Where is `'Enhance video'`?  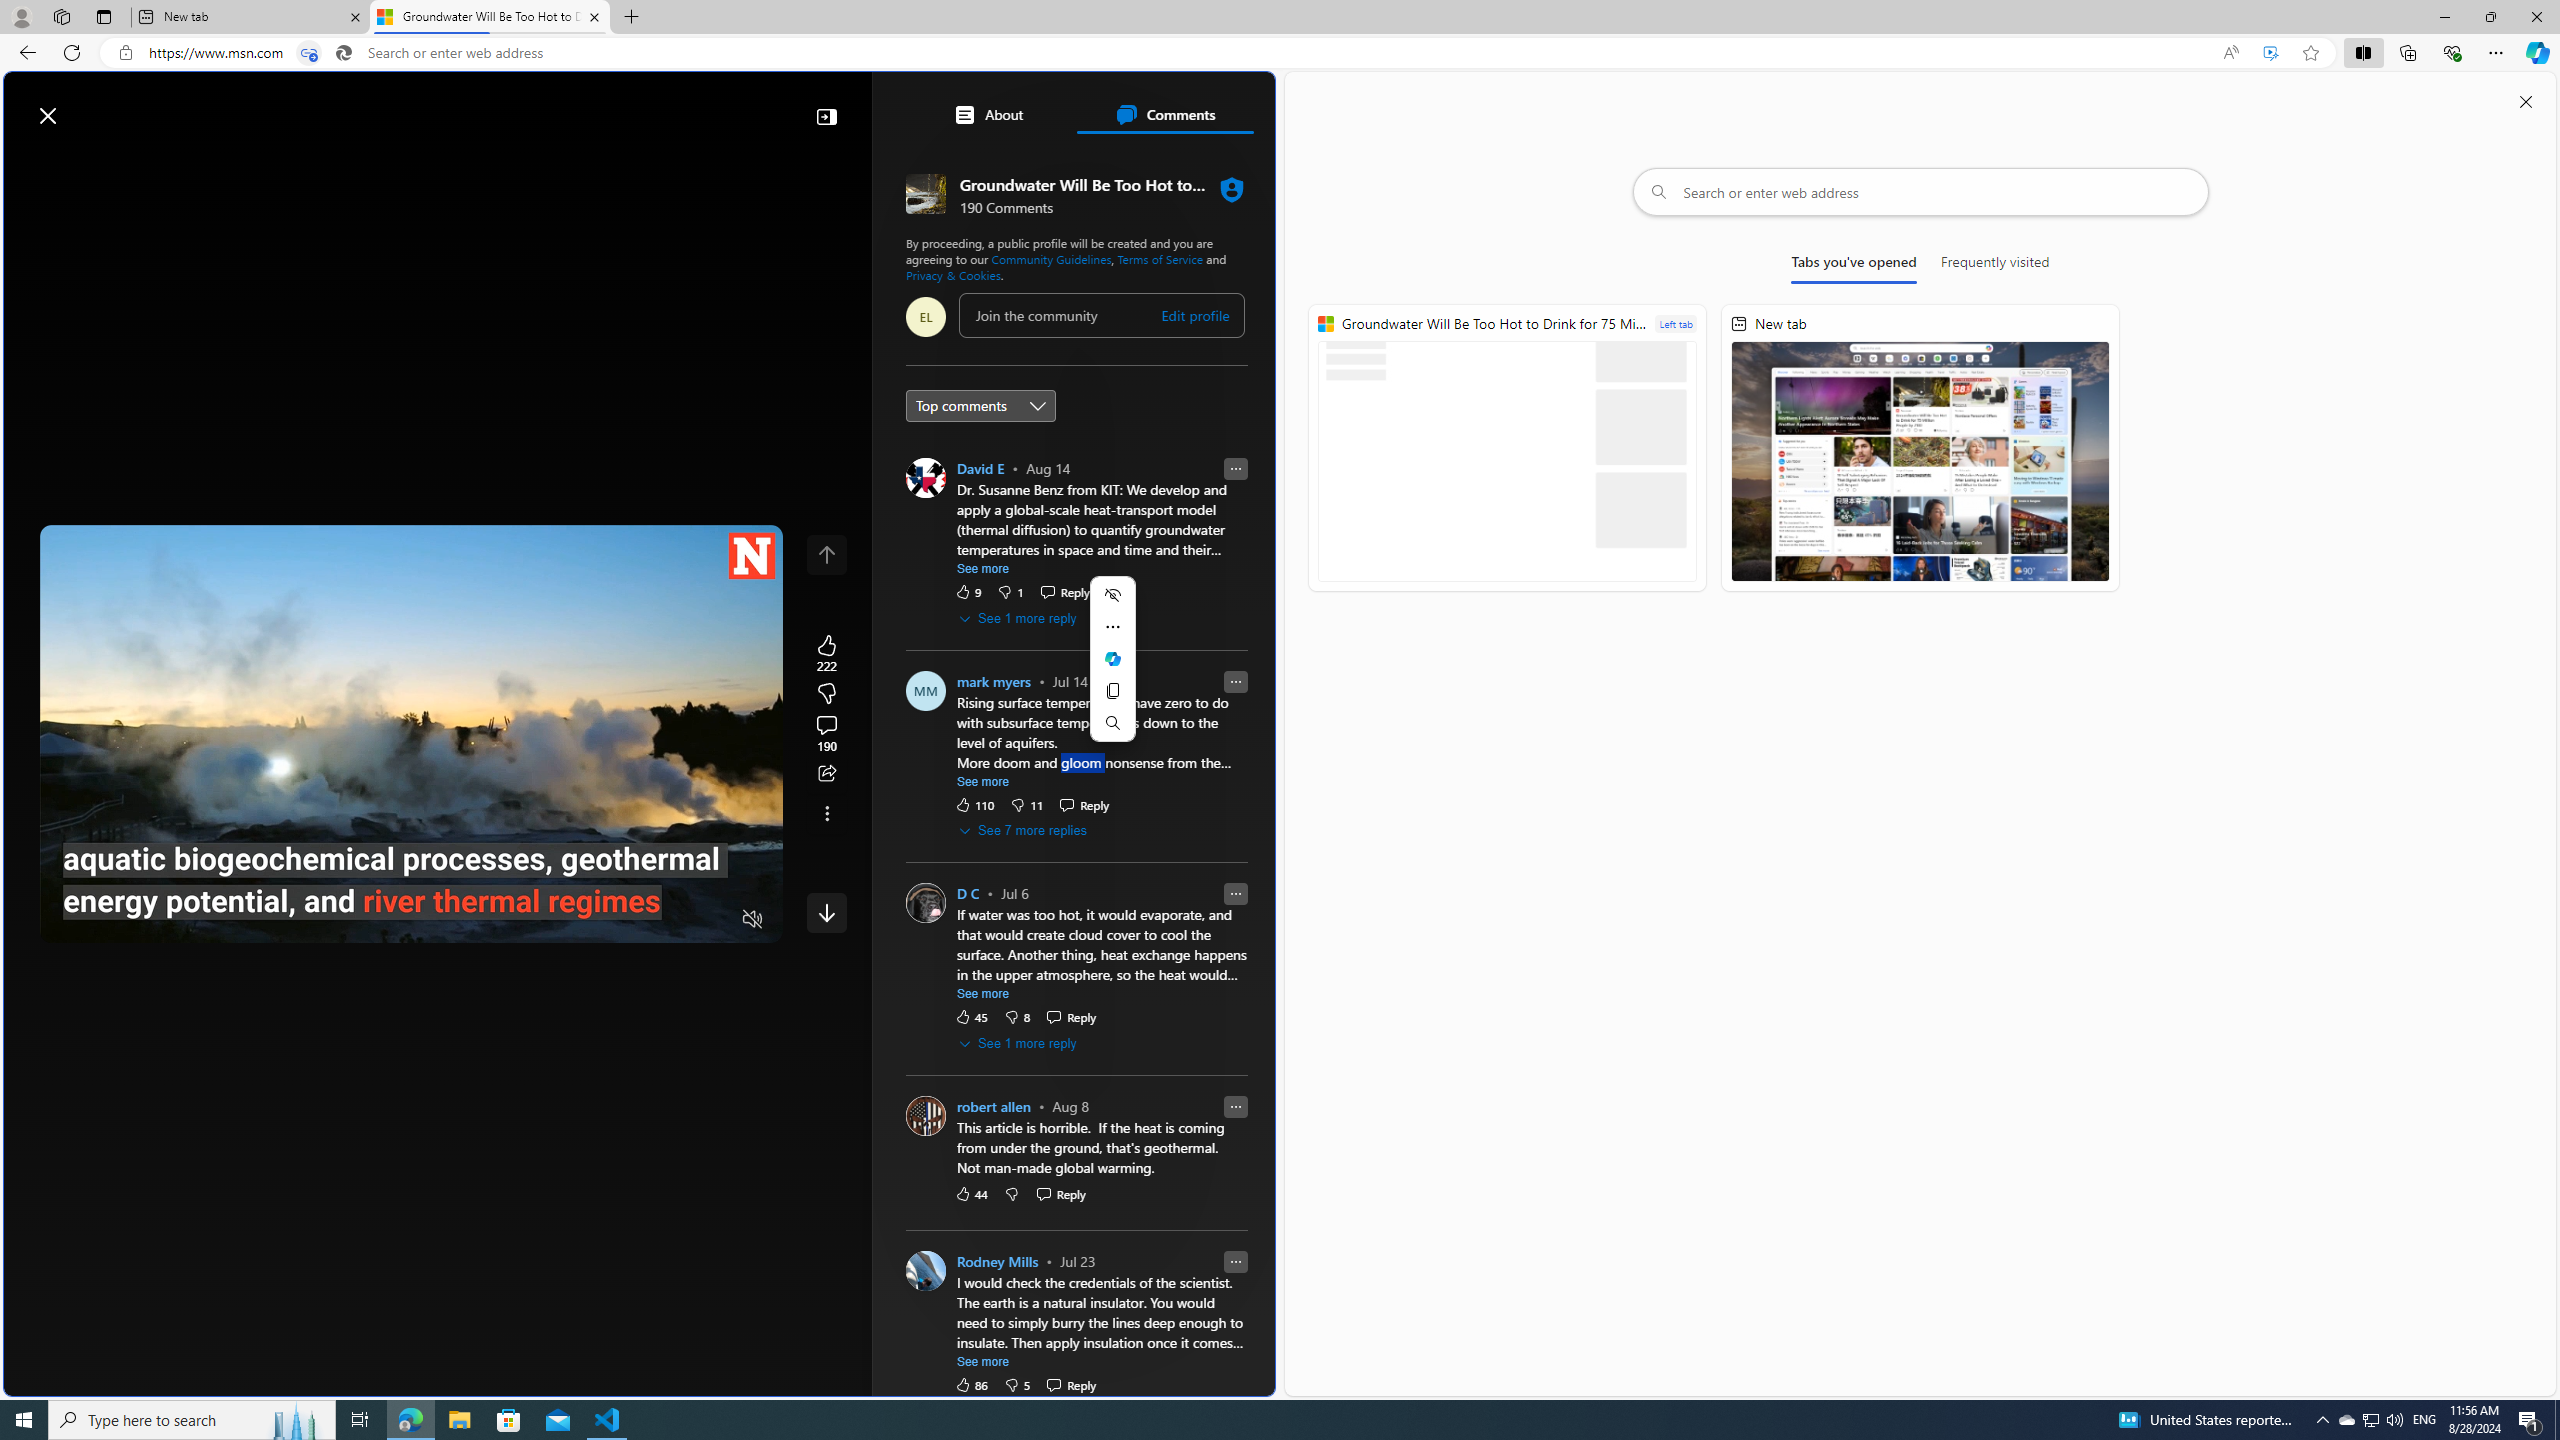
'Enhance video' is located at coordinates (2270, 53).